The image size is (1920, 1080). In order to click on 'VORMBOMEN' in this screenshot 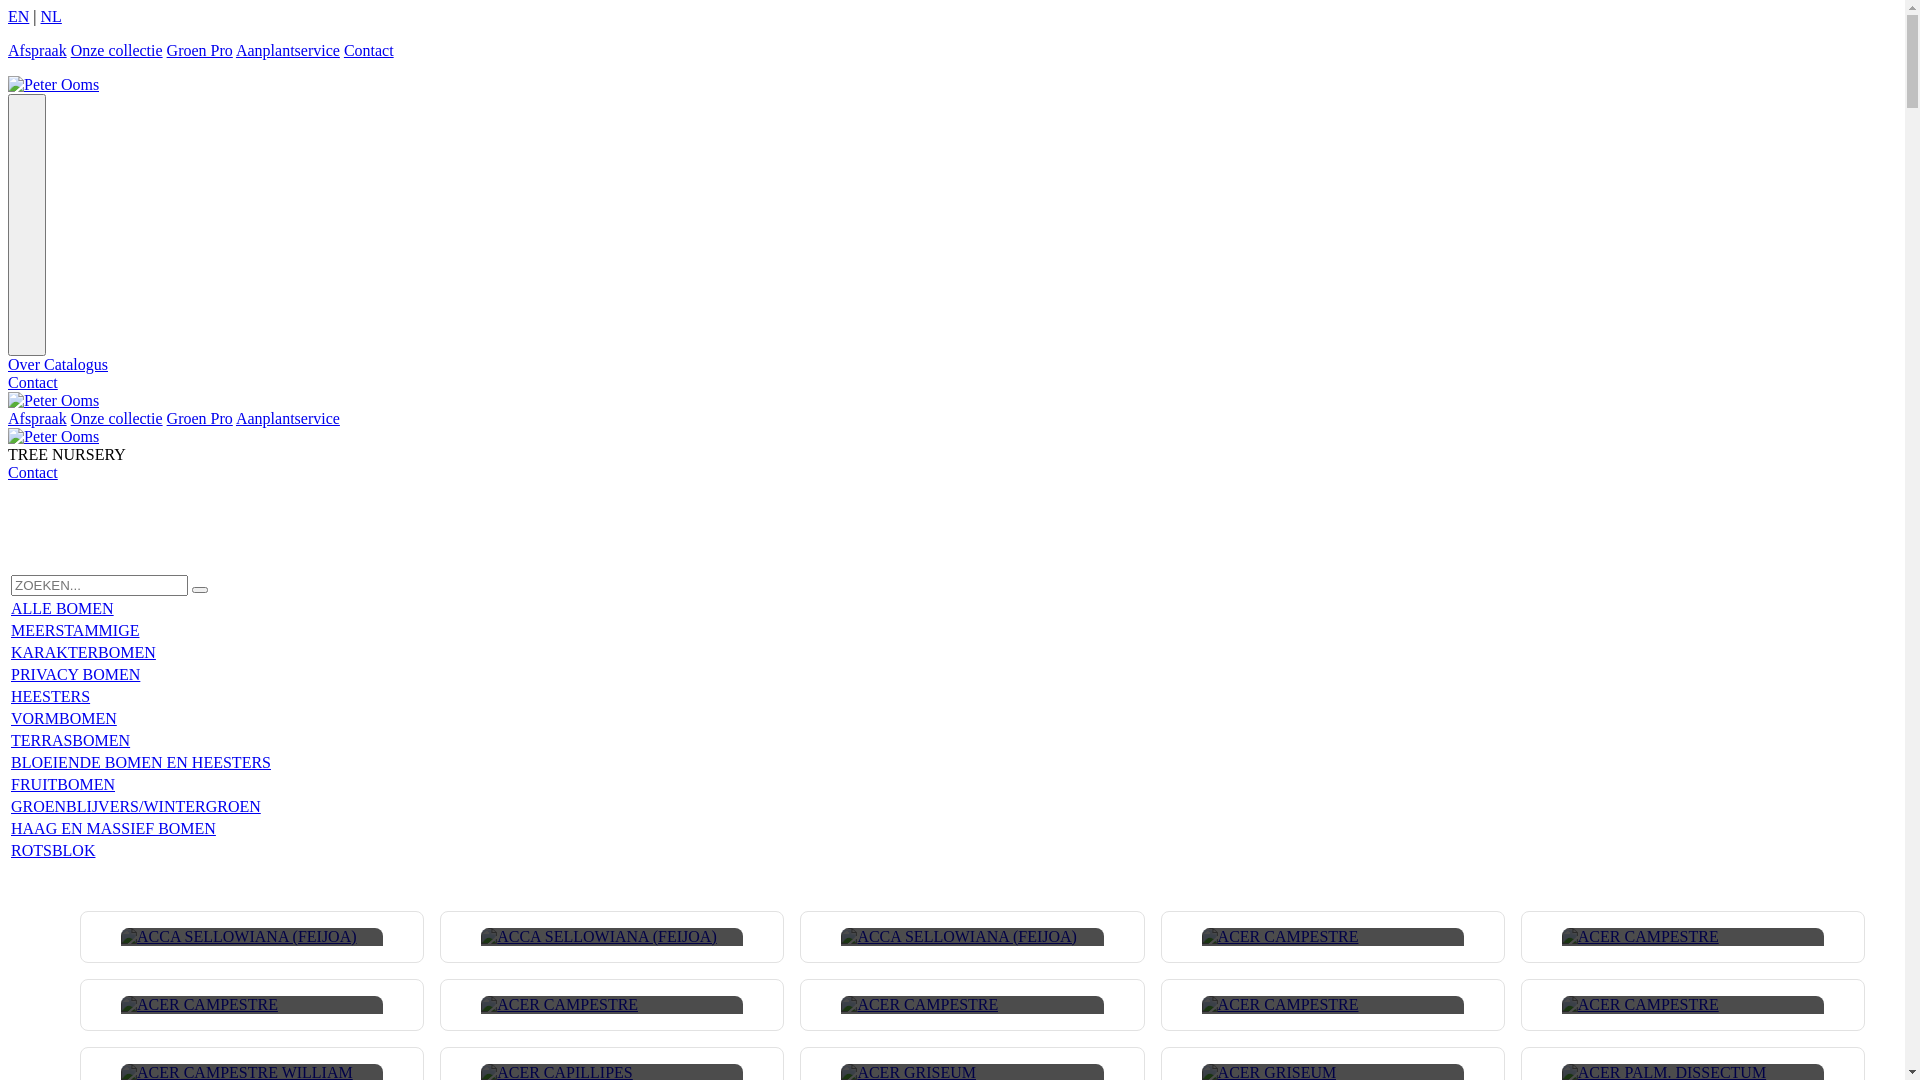, I will do `click(10, 717)`.